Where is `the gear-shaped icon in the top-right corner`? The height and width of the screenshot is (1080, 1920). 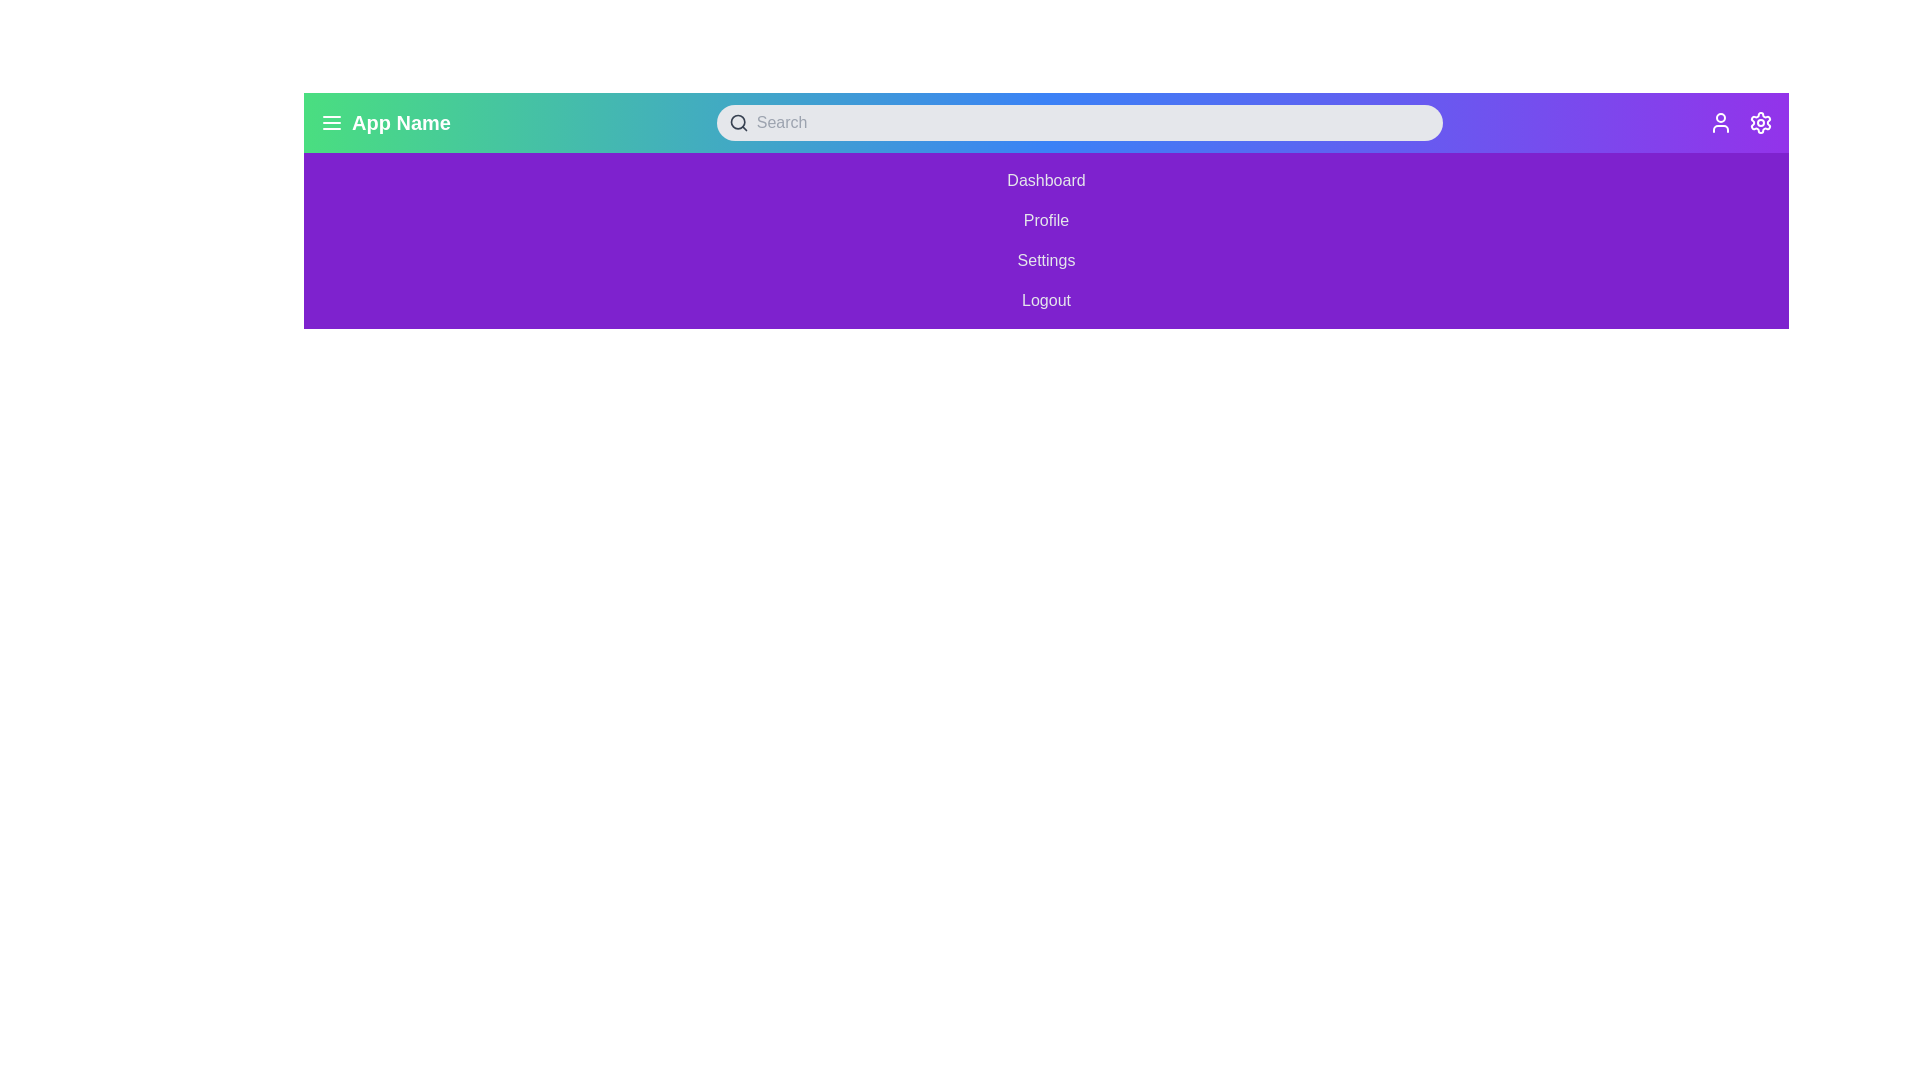 the gear-shaped icon in the top-right corner is located at coordinates (1761, 123).